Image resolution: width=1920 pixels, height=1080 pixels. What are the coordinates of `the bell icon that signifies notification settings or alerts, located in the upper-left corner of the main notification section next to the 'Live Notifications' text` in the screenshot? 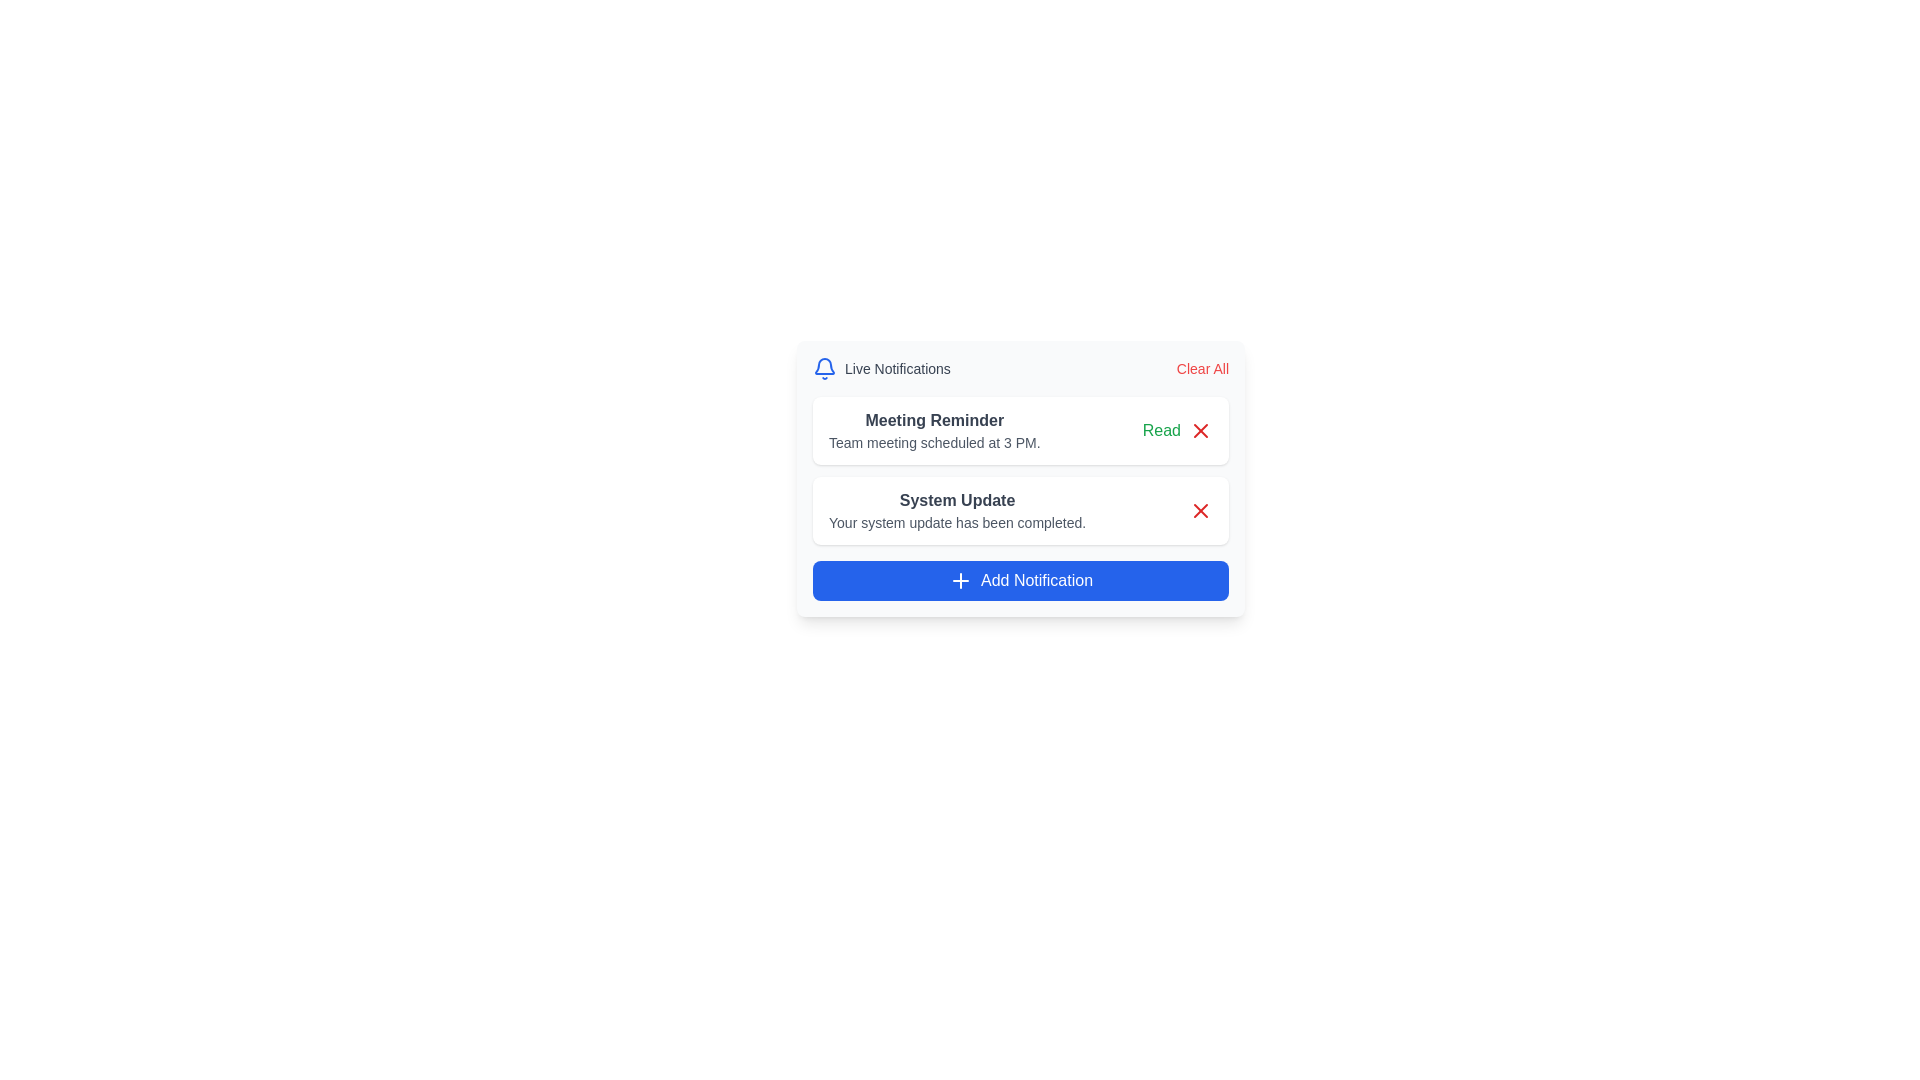 It's located at (825, 369).